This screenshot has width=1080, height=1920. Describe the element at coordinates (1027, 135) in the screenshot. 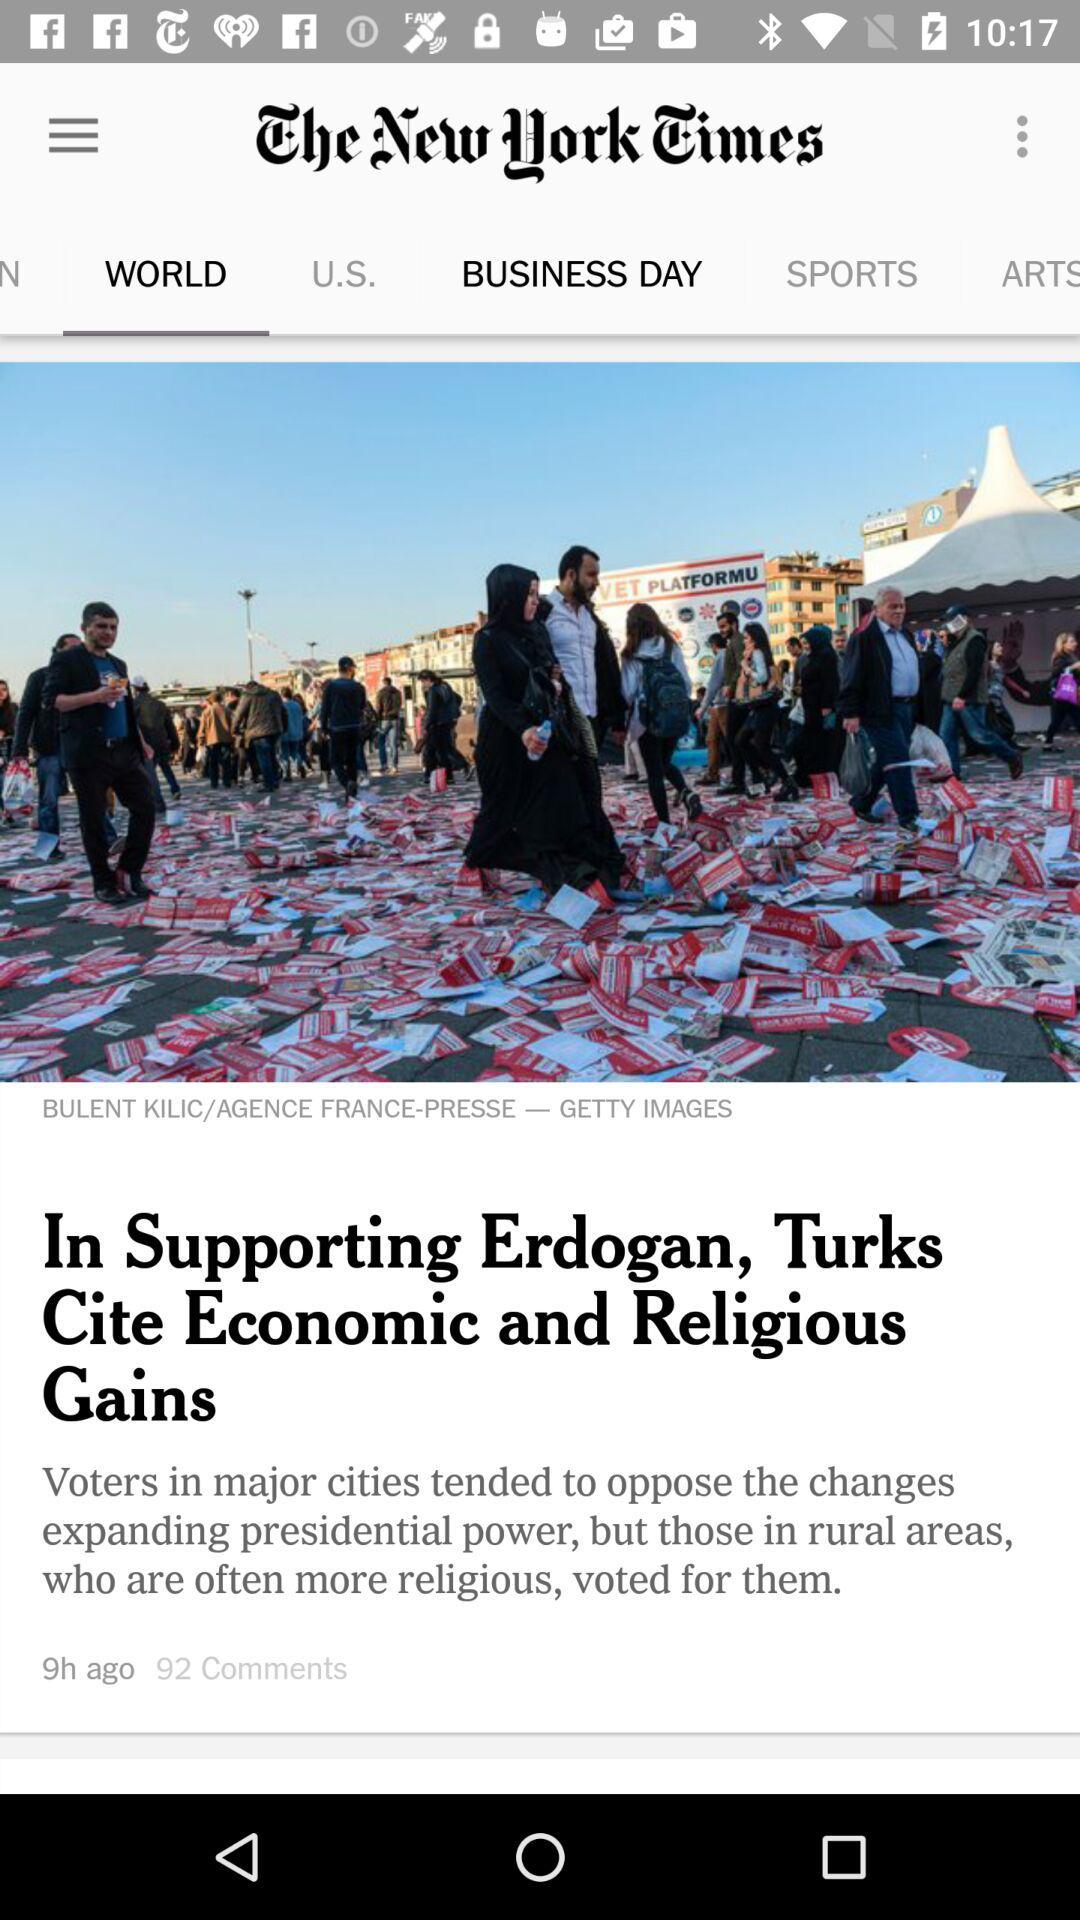

I see `item to the left of the new york` at that location.